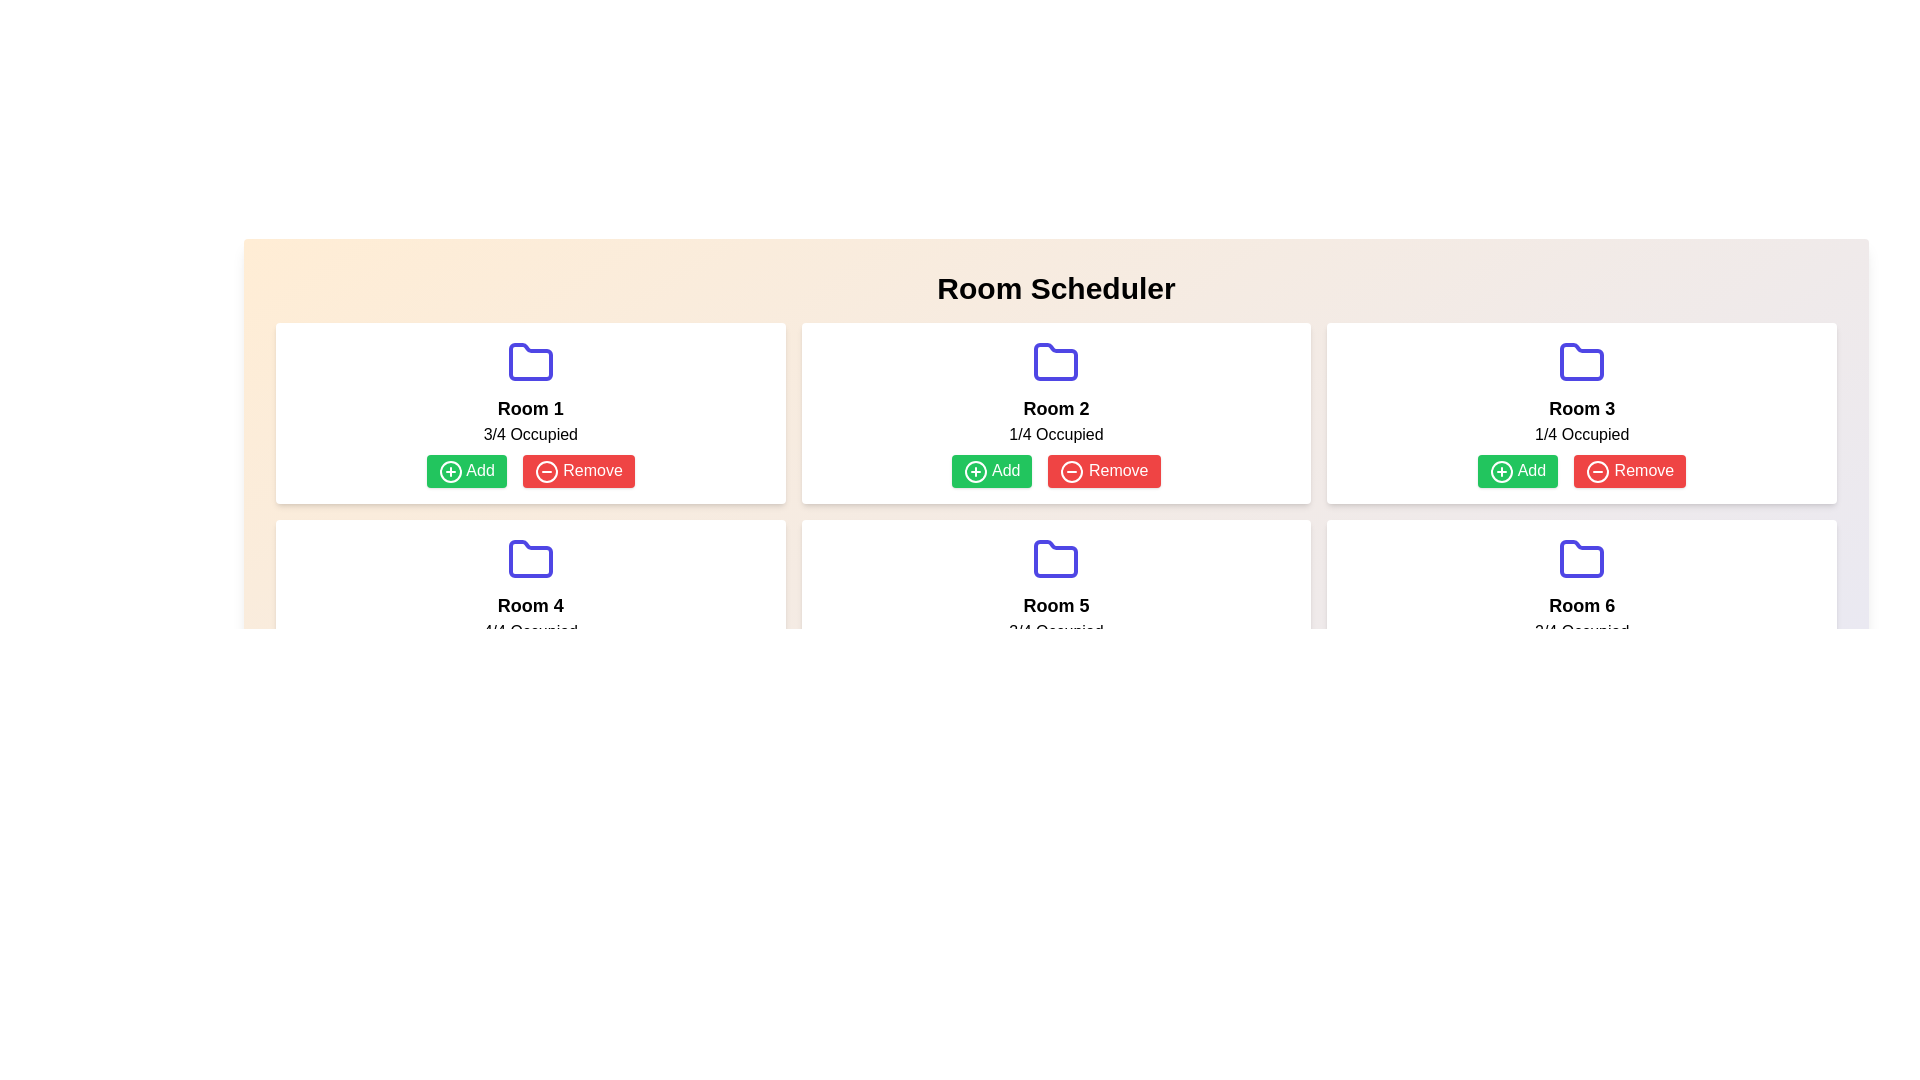 Image resolution: width=1920 pixels, height=1080 pixels. What do you see at coordinates (577, 471) in the screenshot?
I see `Remove button for Room 1 to decrease its occupancy` at bounding box center [577, 471].